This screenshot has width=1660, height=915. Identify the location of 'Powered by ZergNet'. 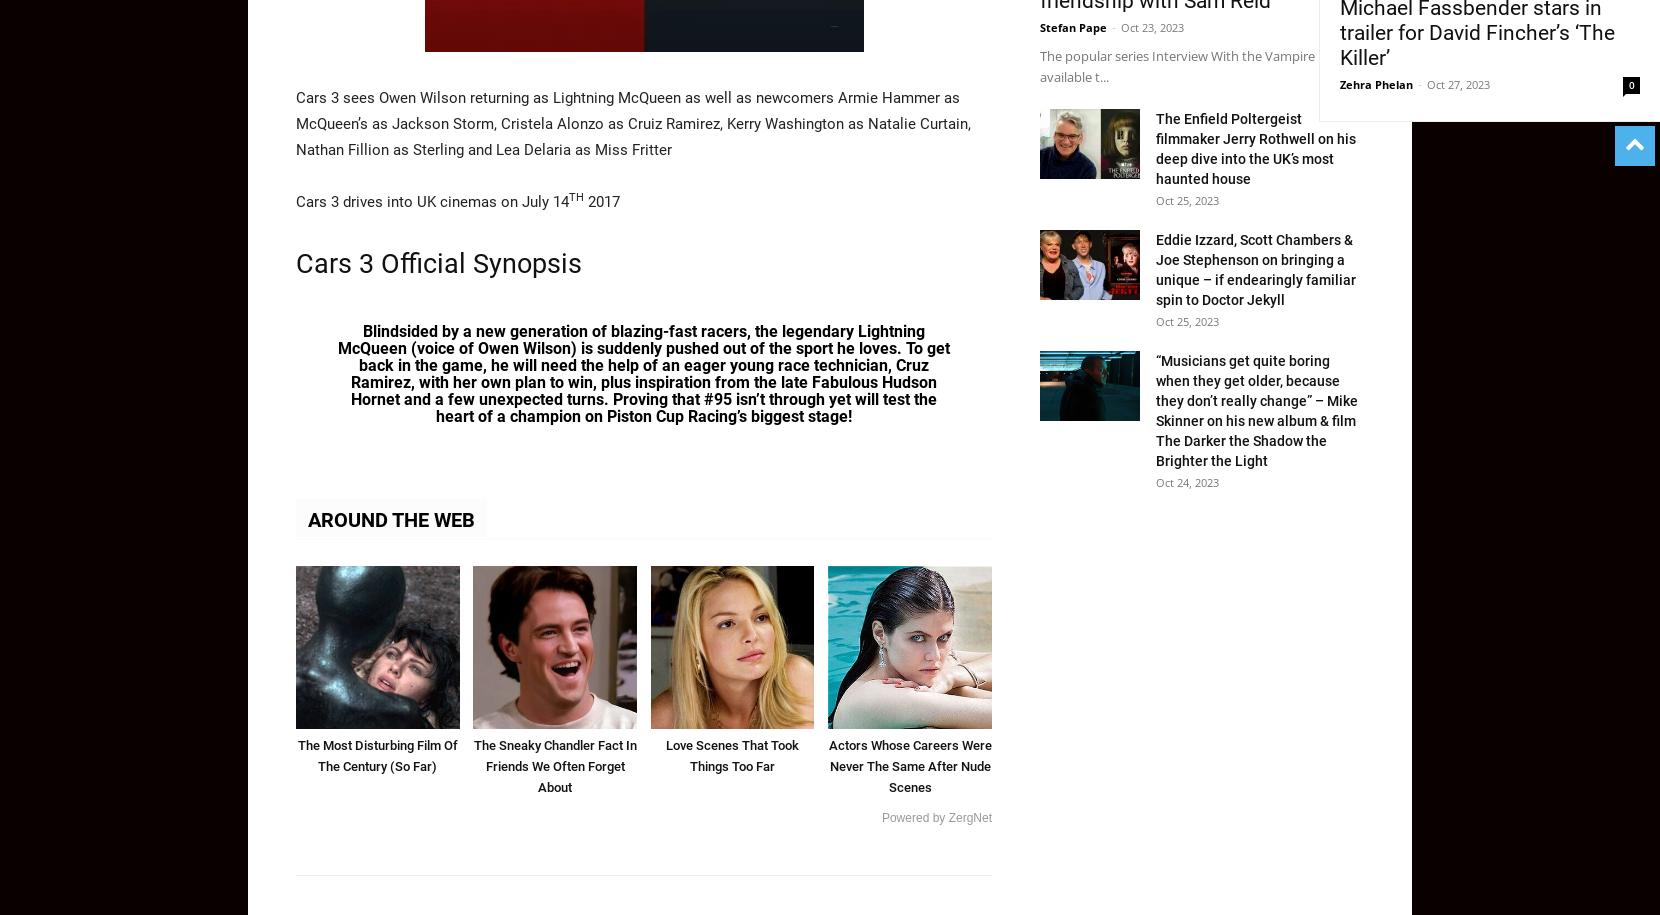
(879, 818).